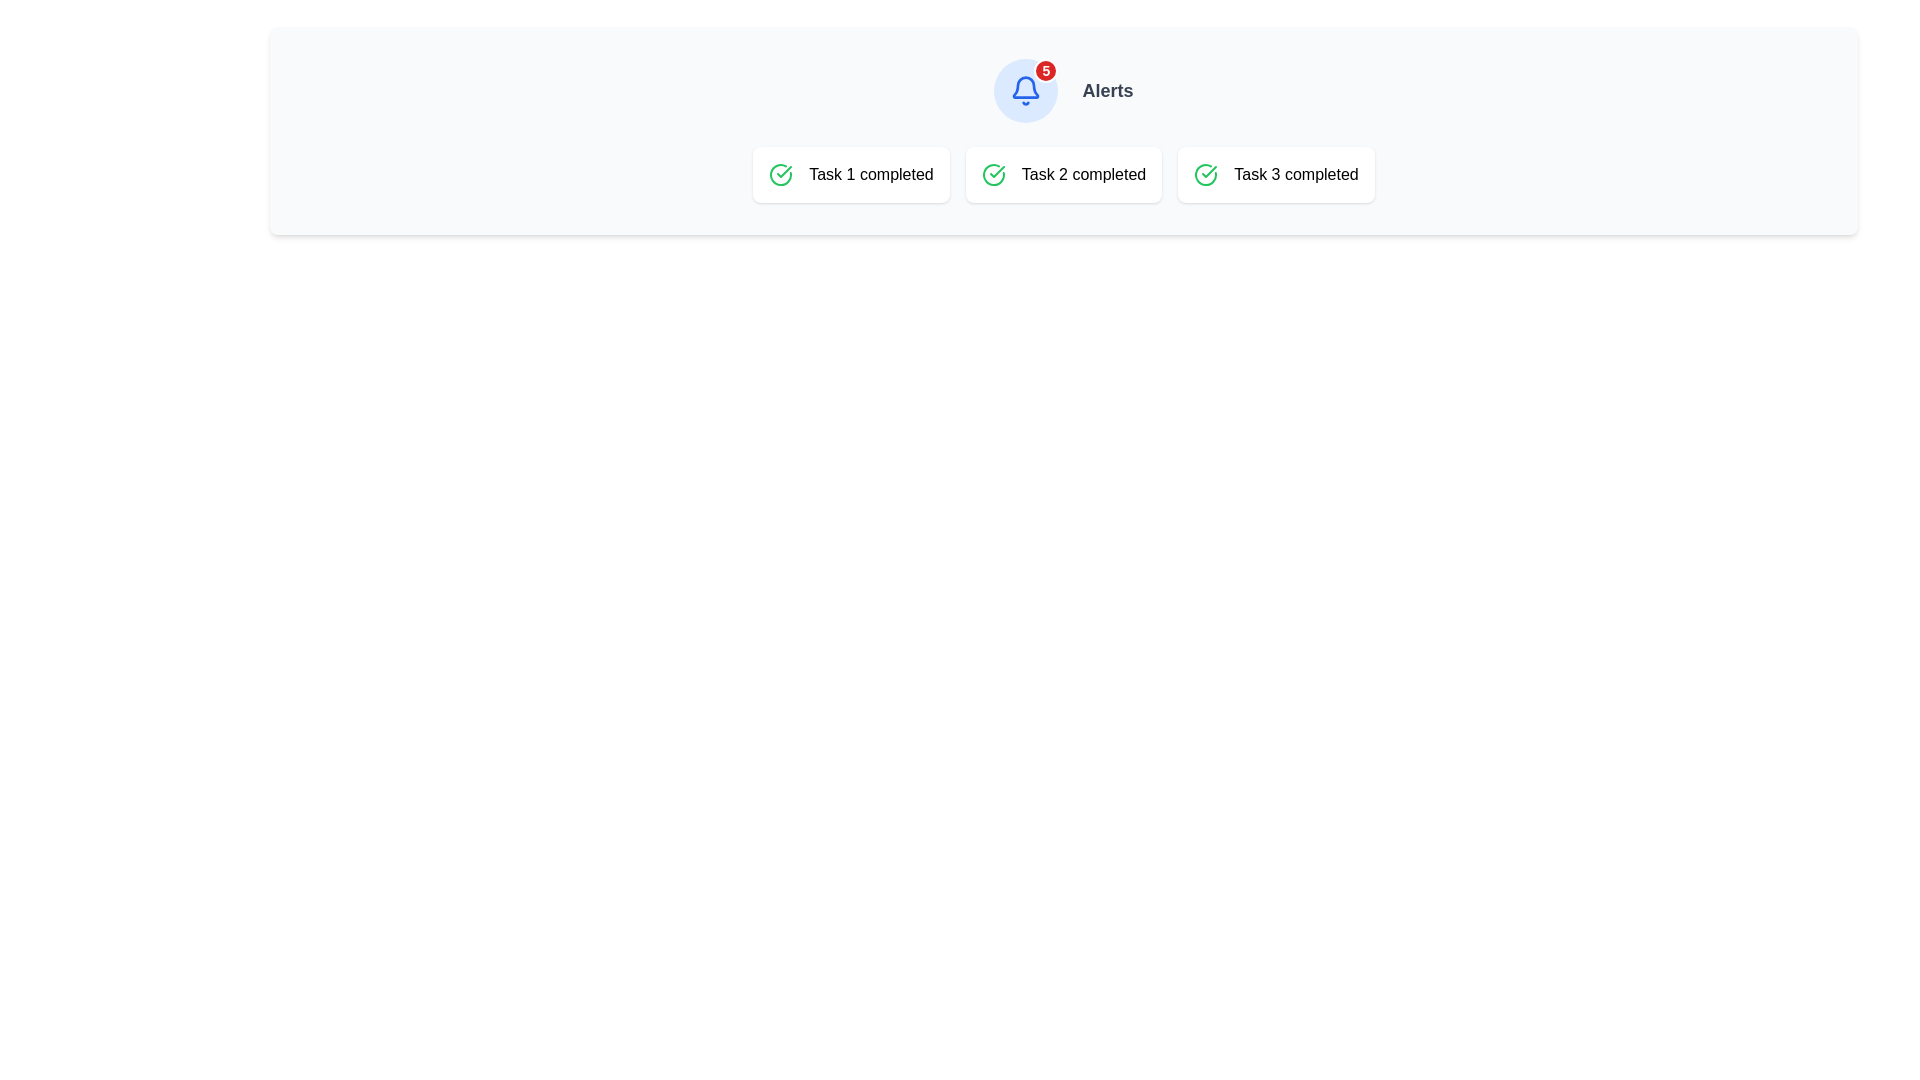 Image resolution: width=1920 pixels, height=1080 pixels. What do you see at coordinates (1205, 173) in the screenshot?
I see `the completion icon located at the leftmost position of the card labeled 'Task 3 completed'` at bounding box center [1205, 173].